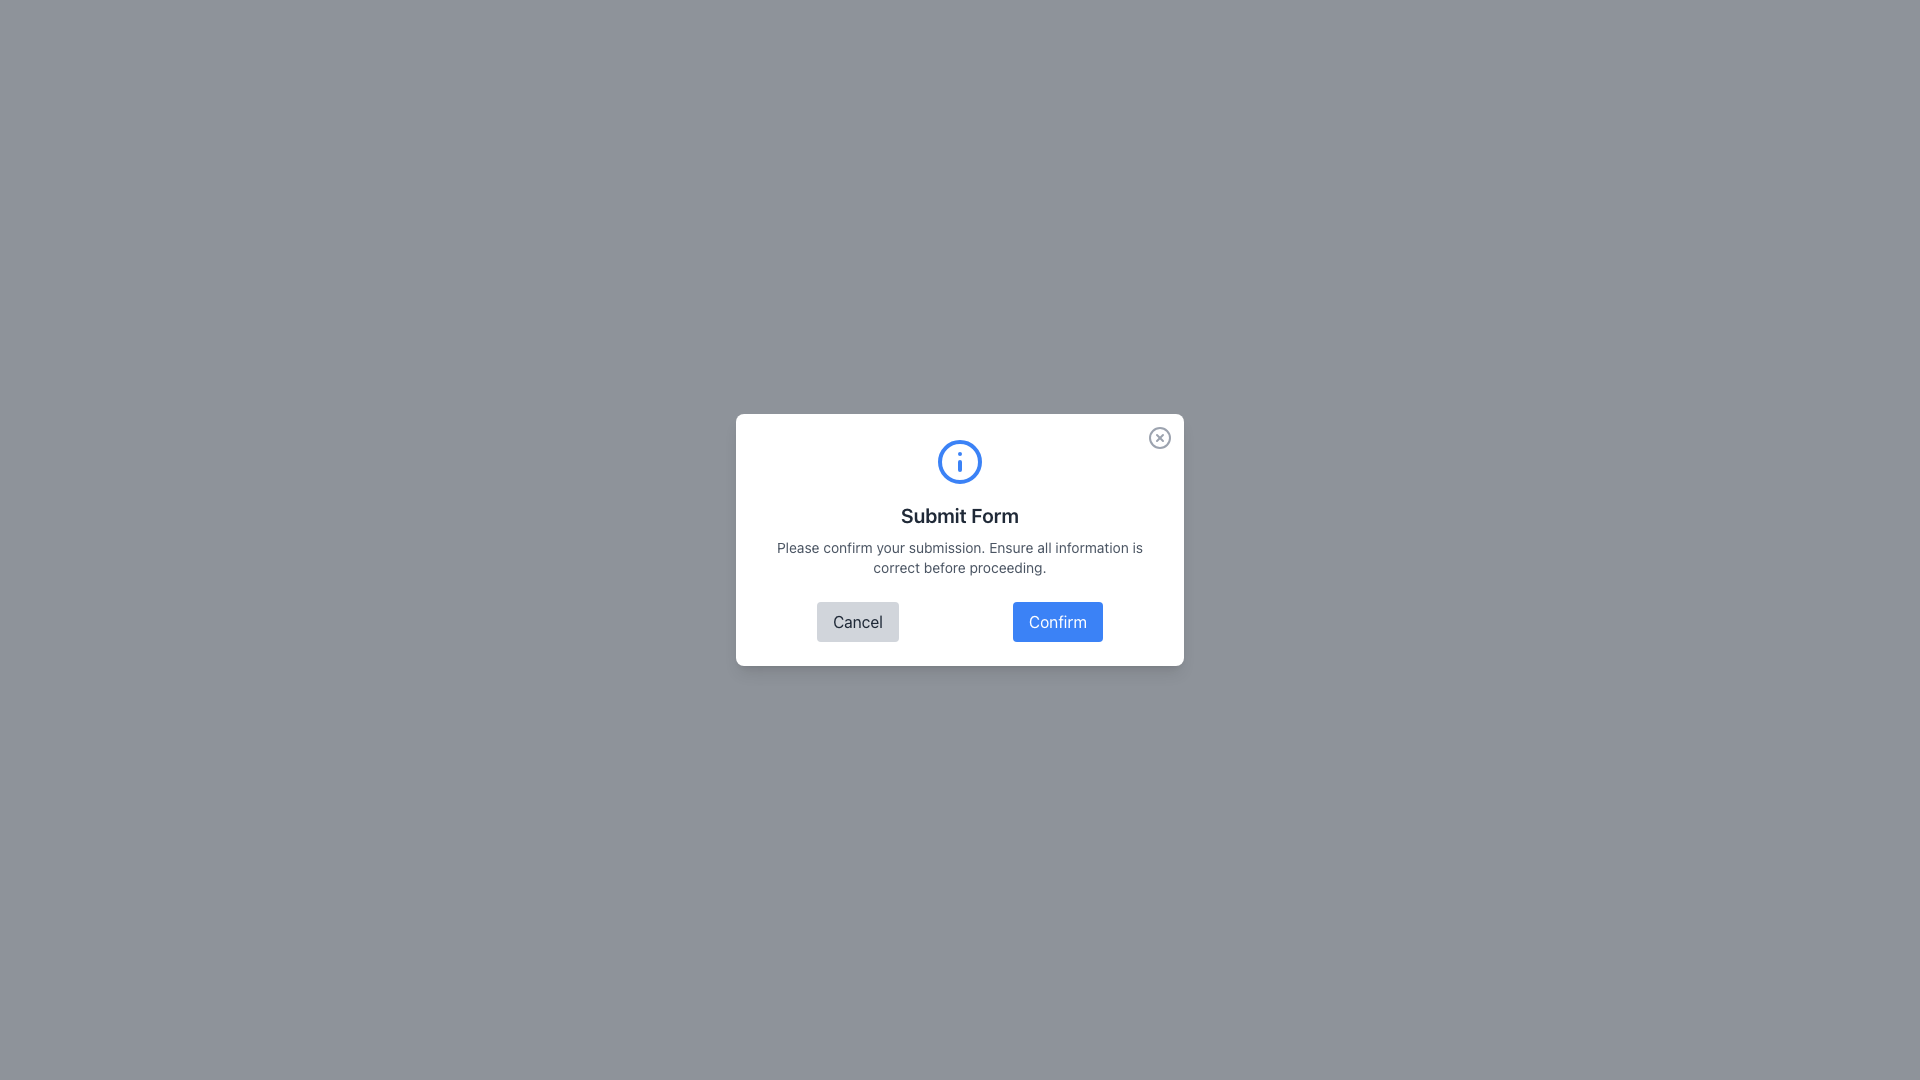 Image resolution: width=1920 pixels, height=1080 pixels. I want to click on the blue circular information icon with an 'i' in the center, located at the top-center of the 'Submit Form' modal window, so click(960, 462).